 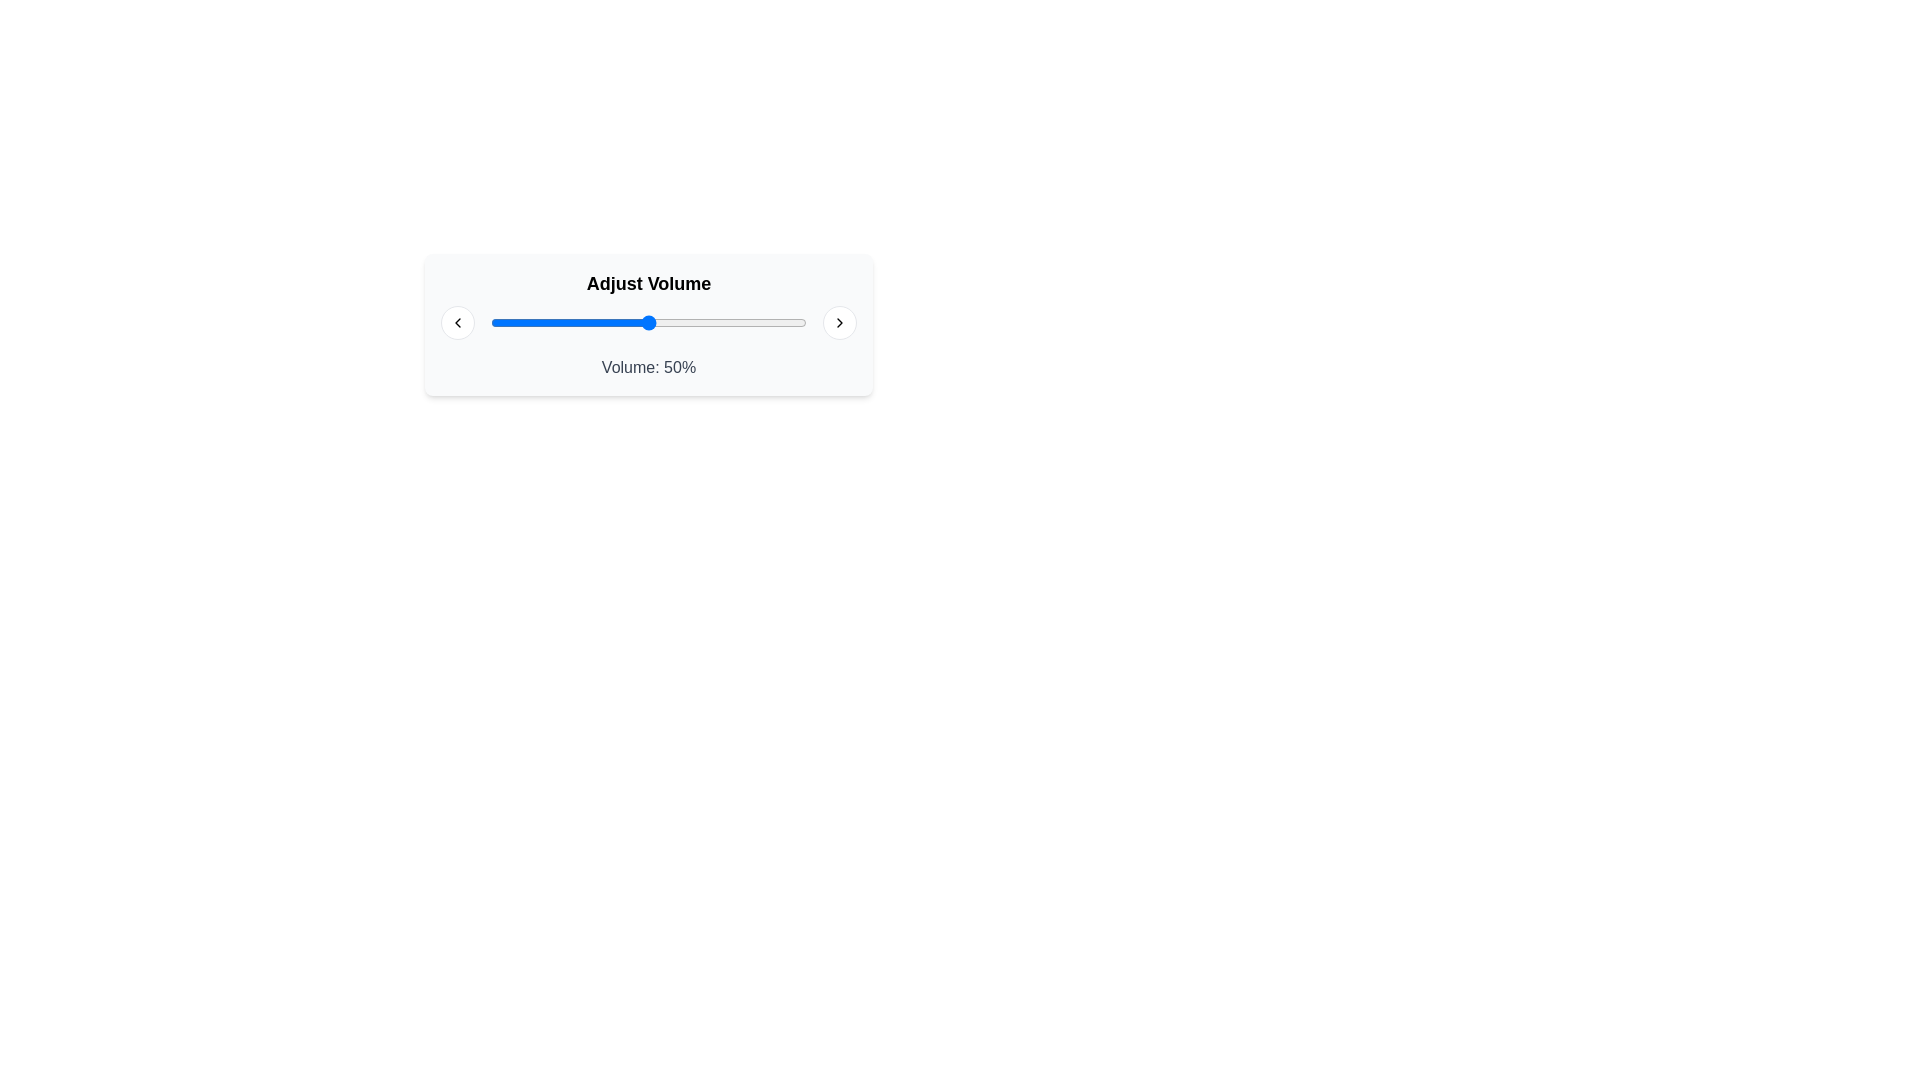 I want to click on the slider, so click(x=519, y=322).